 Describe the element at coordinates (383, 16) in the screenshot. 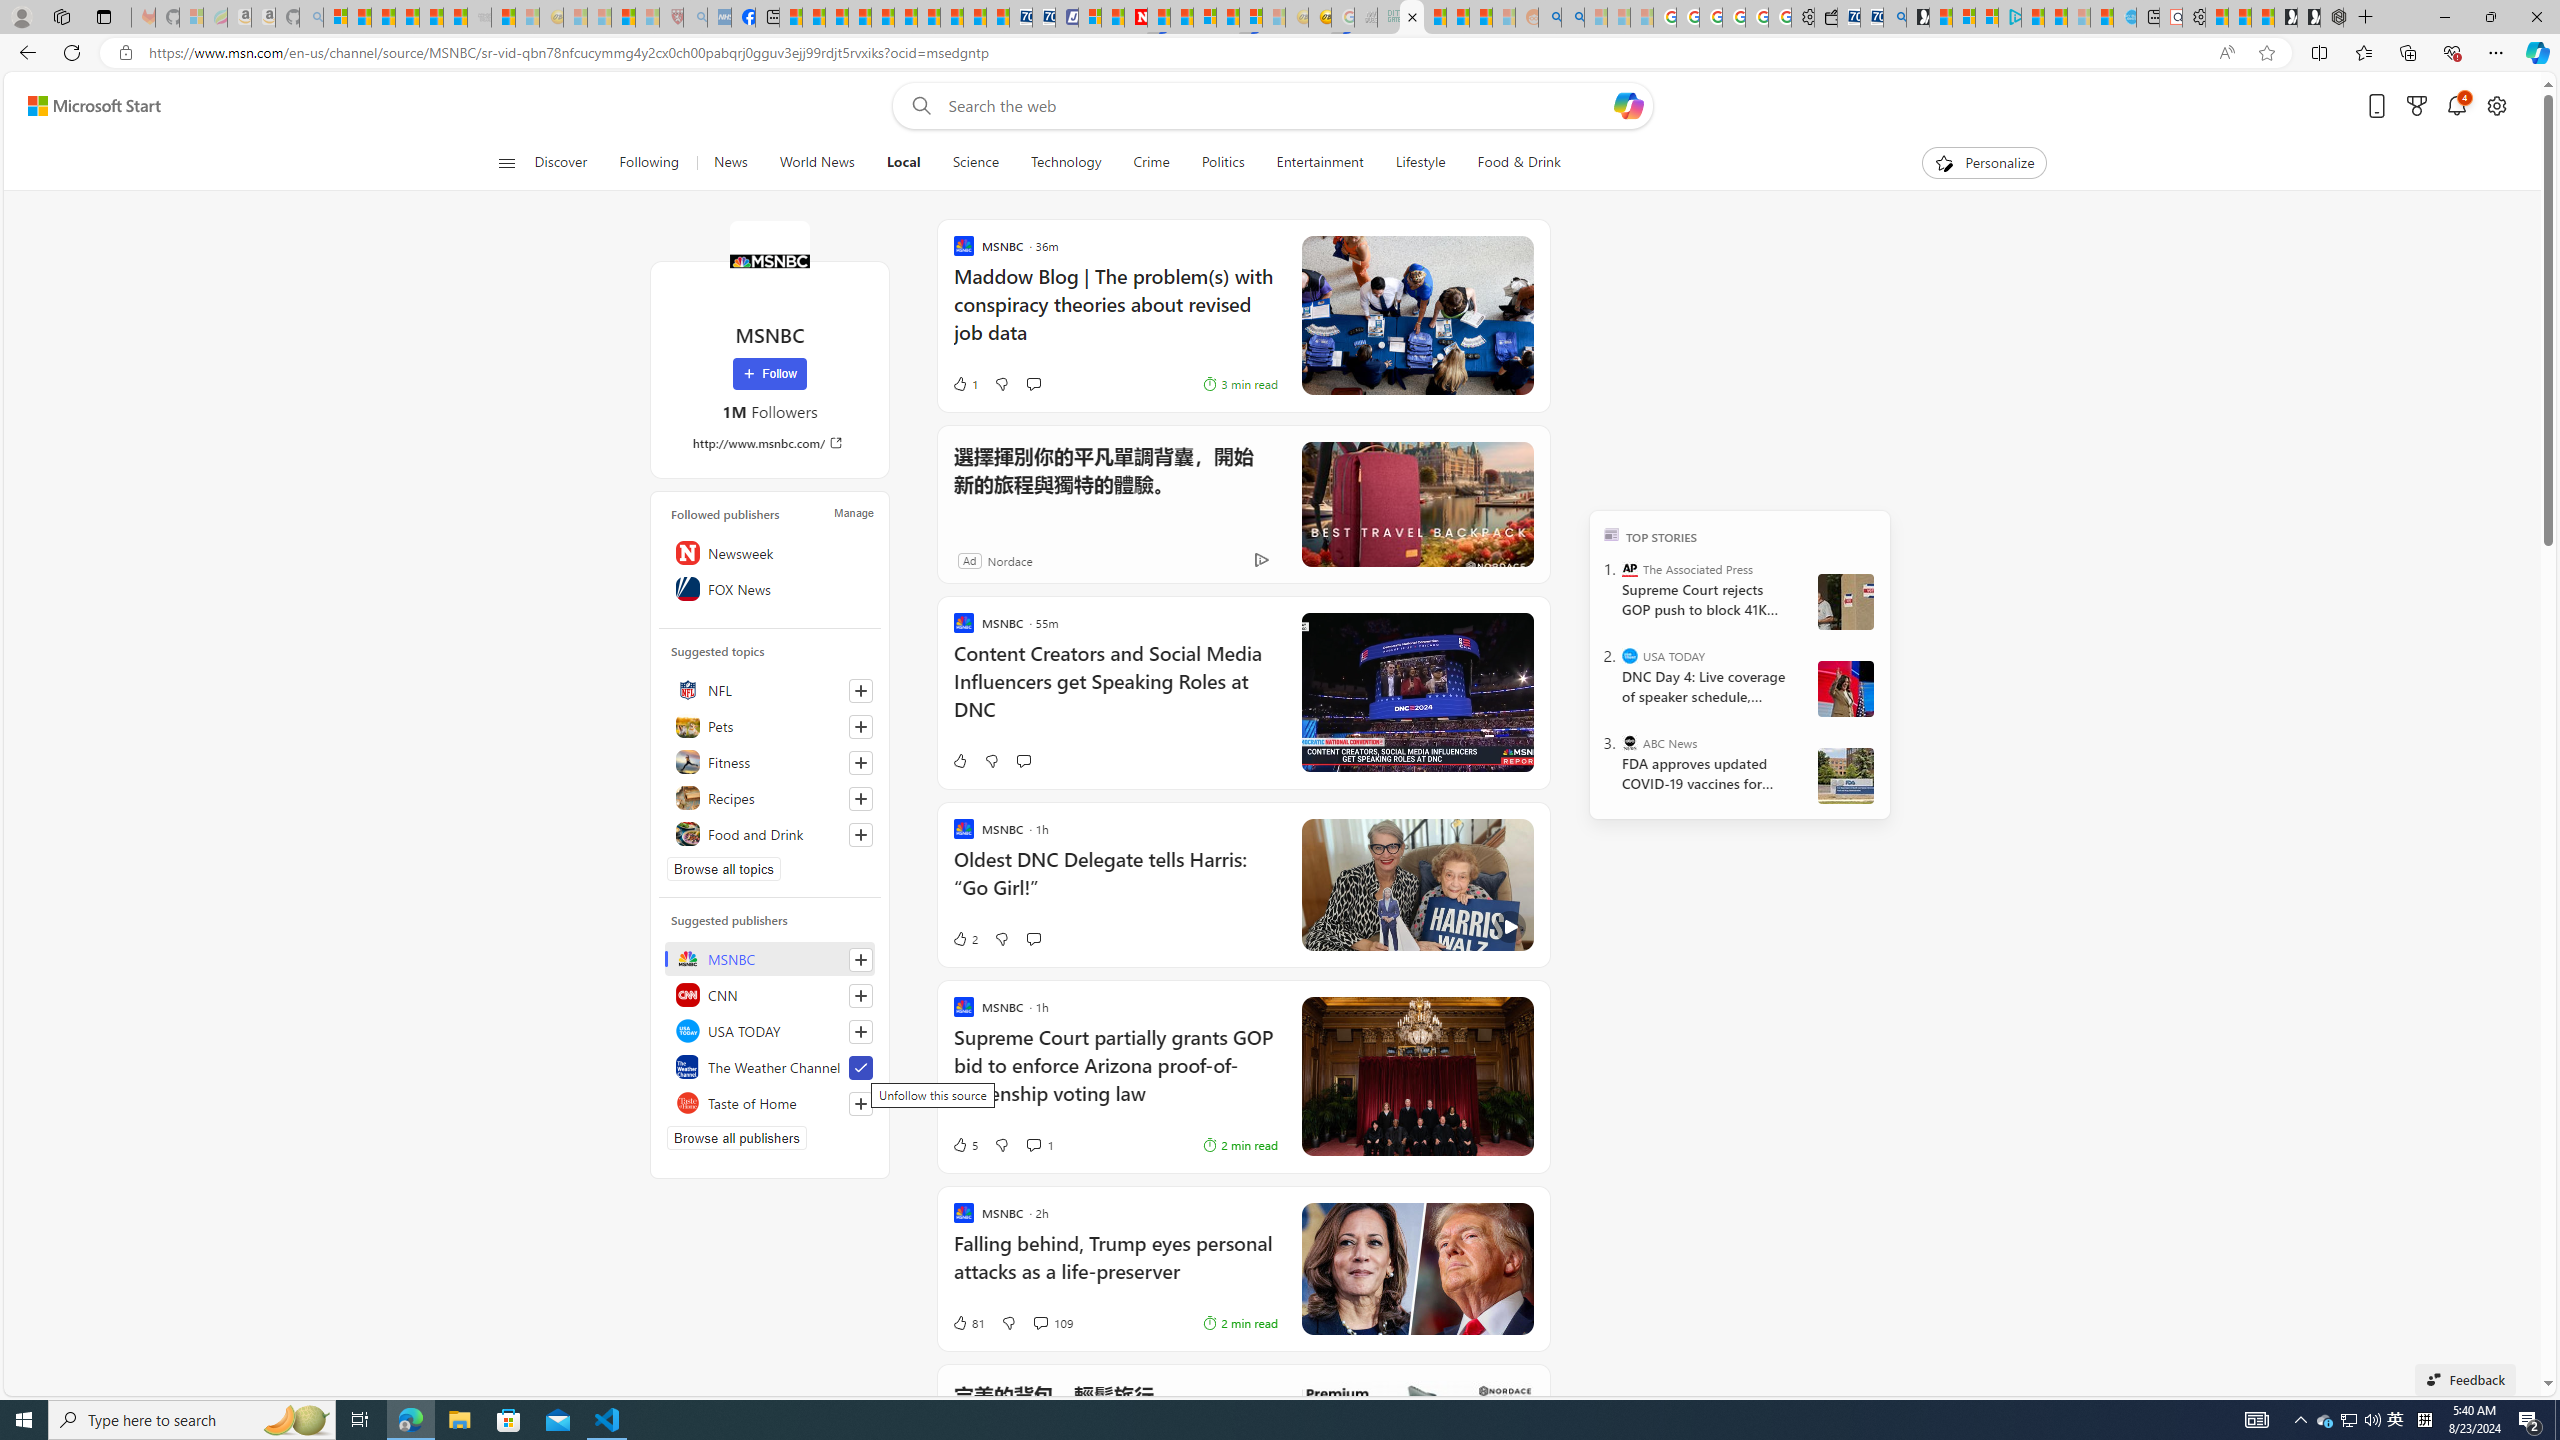

I see `'The Weather Channel - MSN'` at that location.